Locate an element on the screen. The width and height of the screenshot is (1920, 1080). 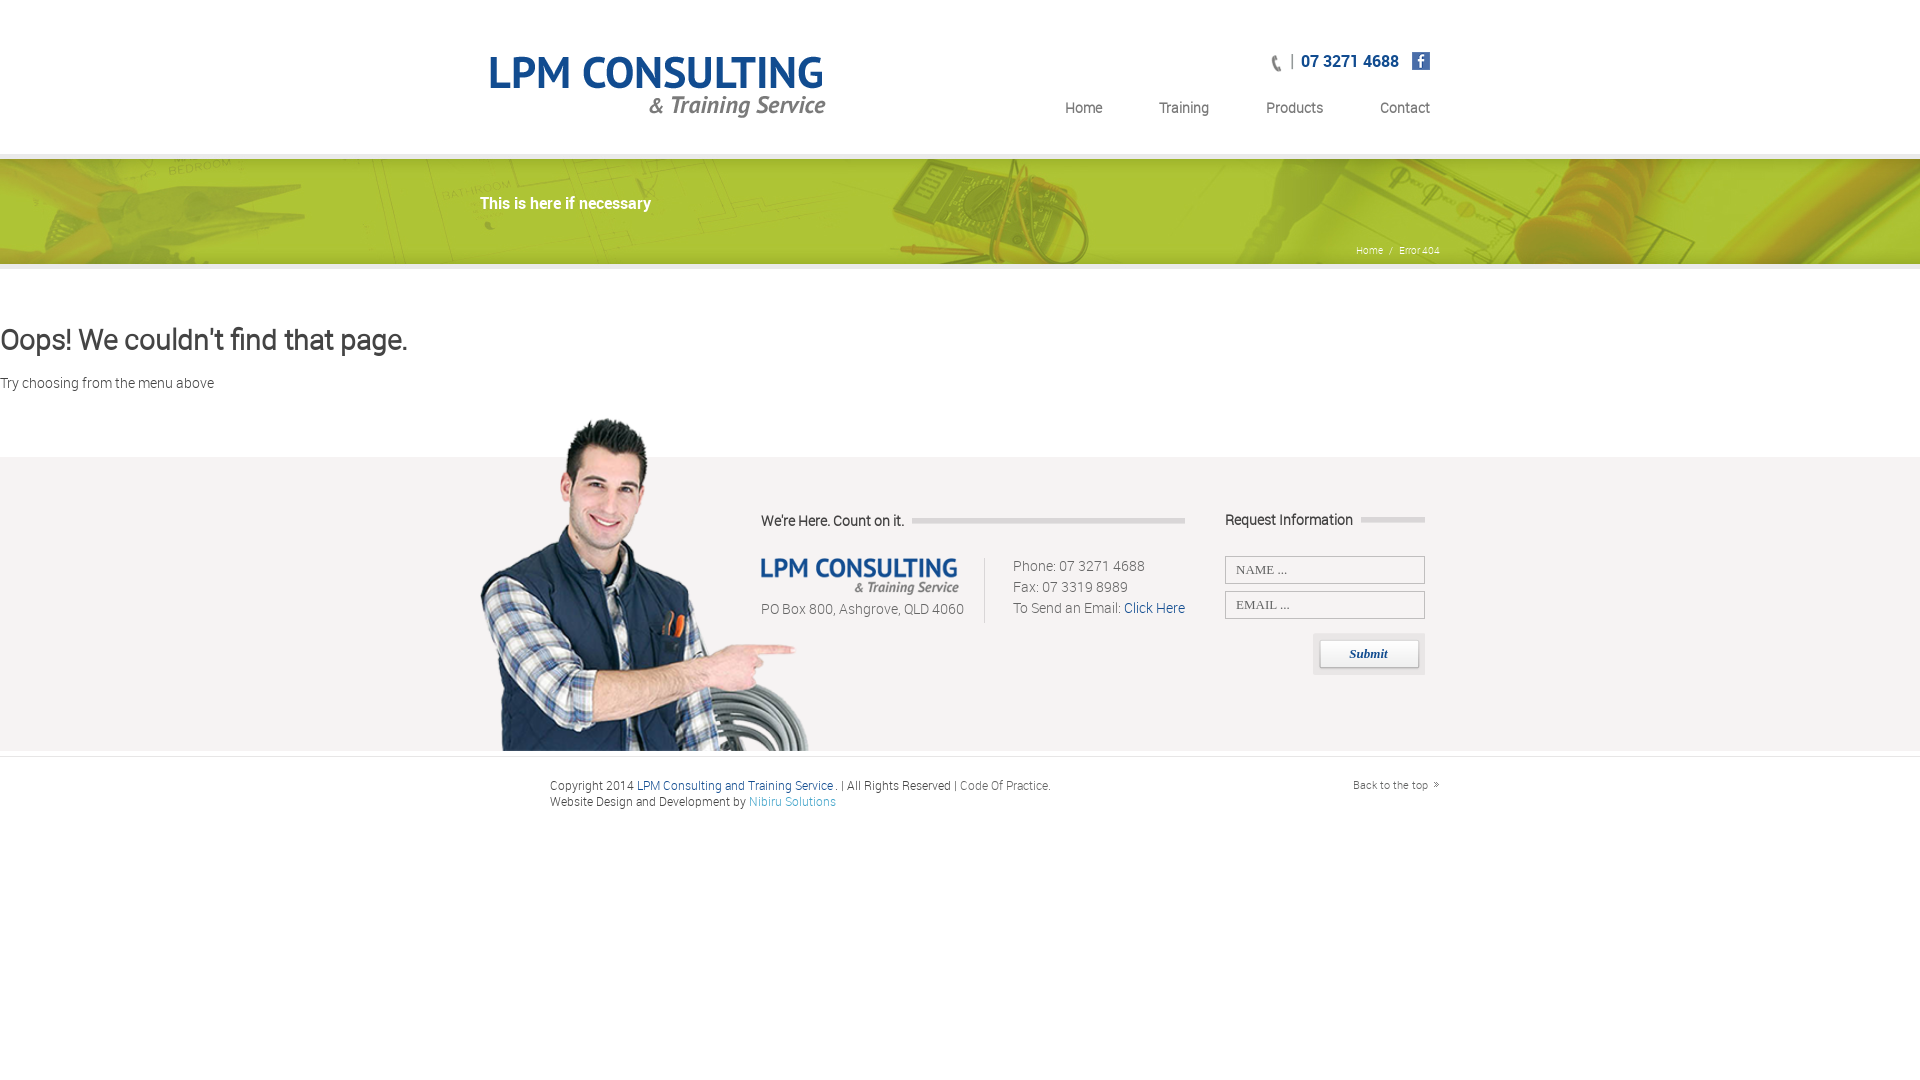
'LPMCTS' is located at coordinates (660, 92).